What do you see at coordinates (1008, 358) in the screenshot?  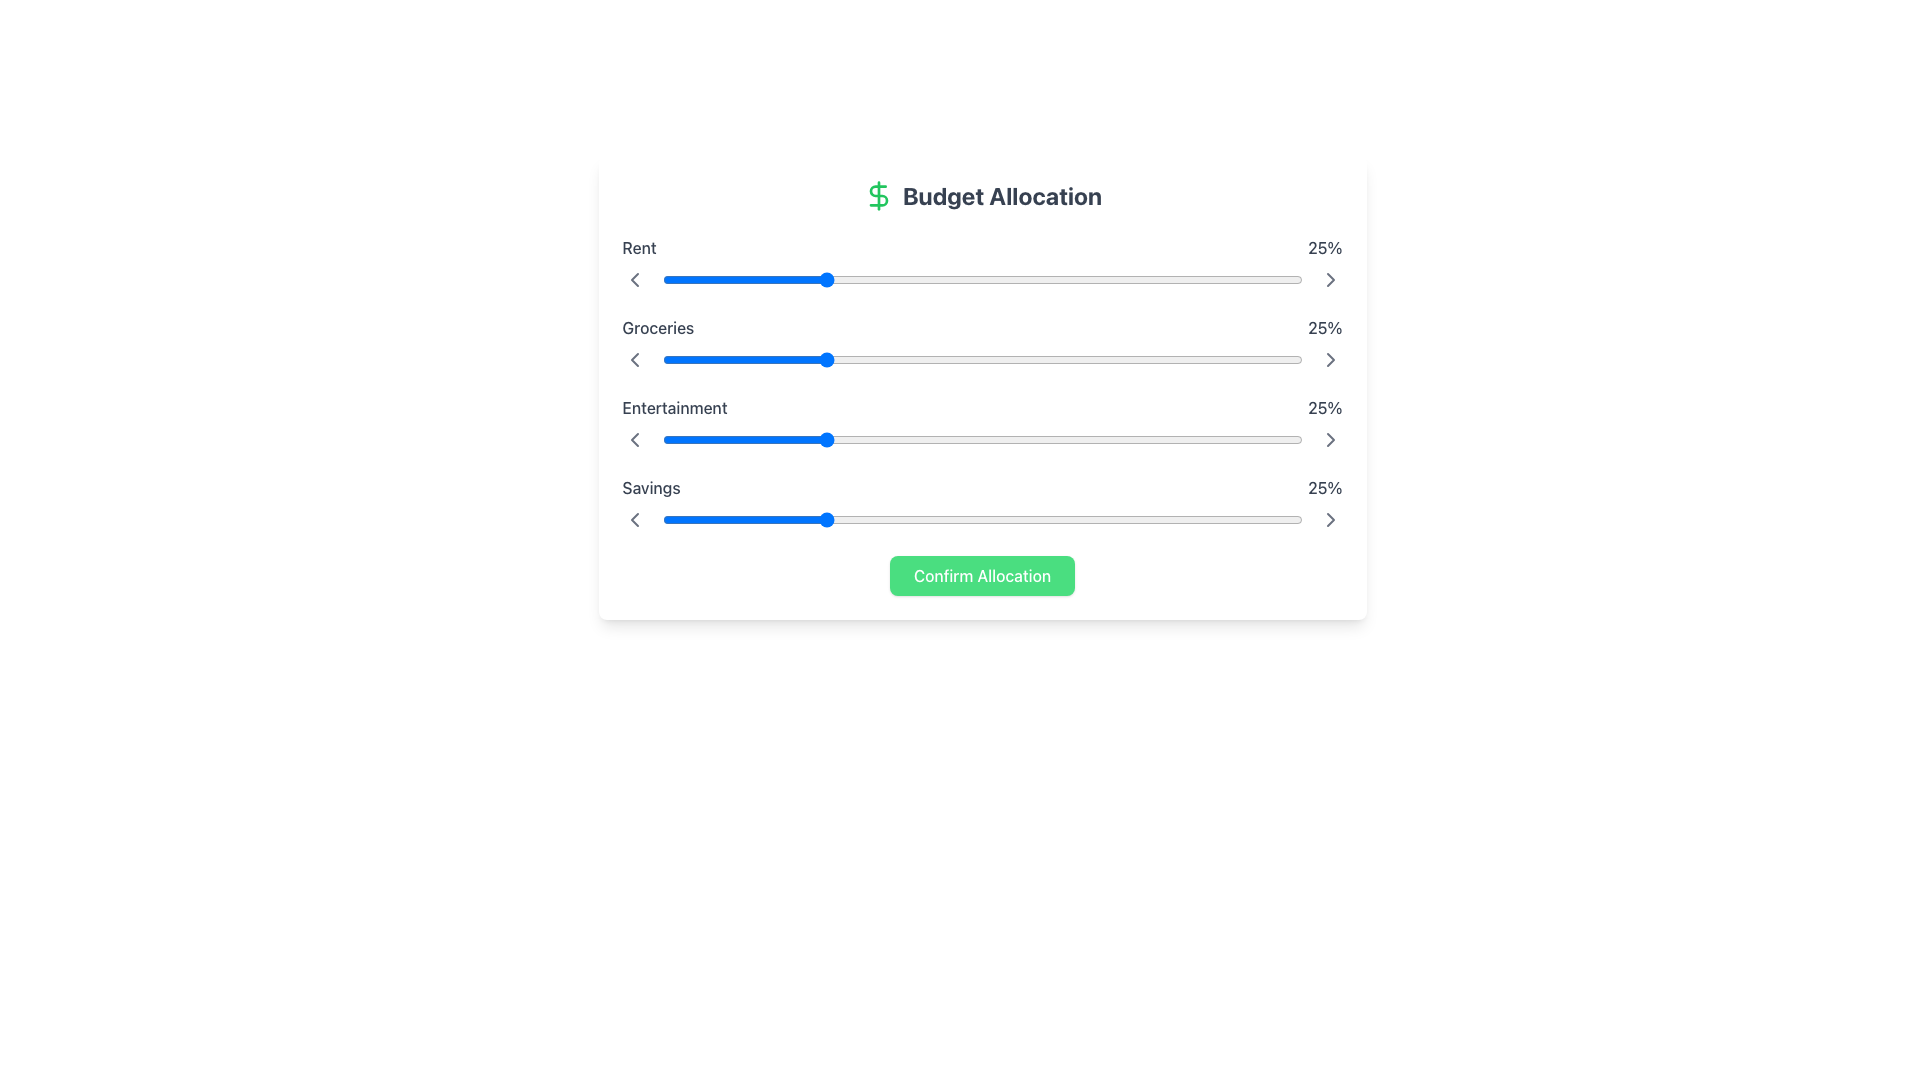 I see `the groceries allocation percentage` at bounding box center [1008, 358].